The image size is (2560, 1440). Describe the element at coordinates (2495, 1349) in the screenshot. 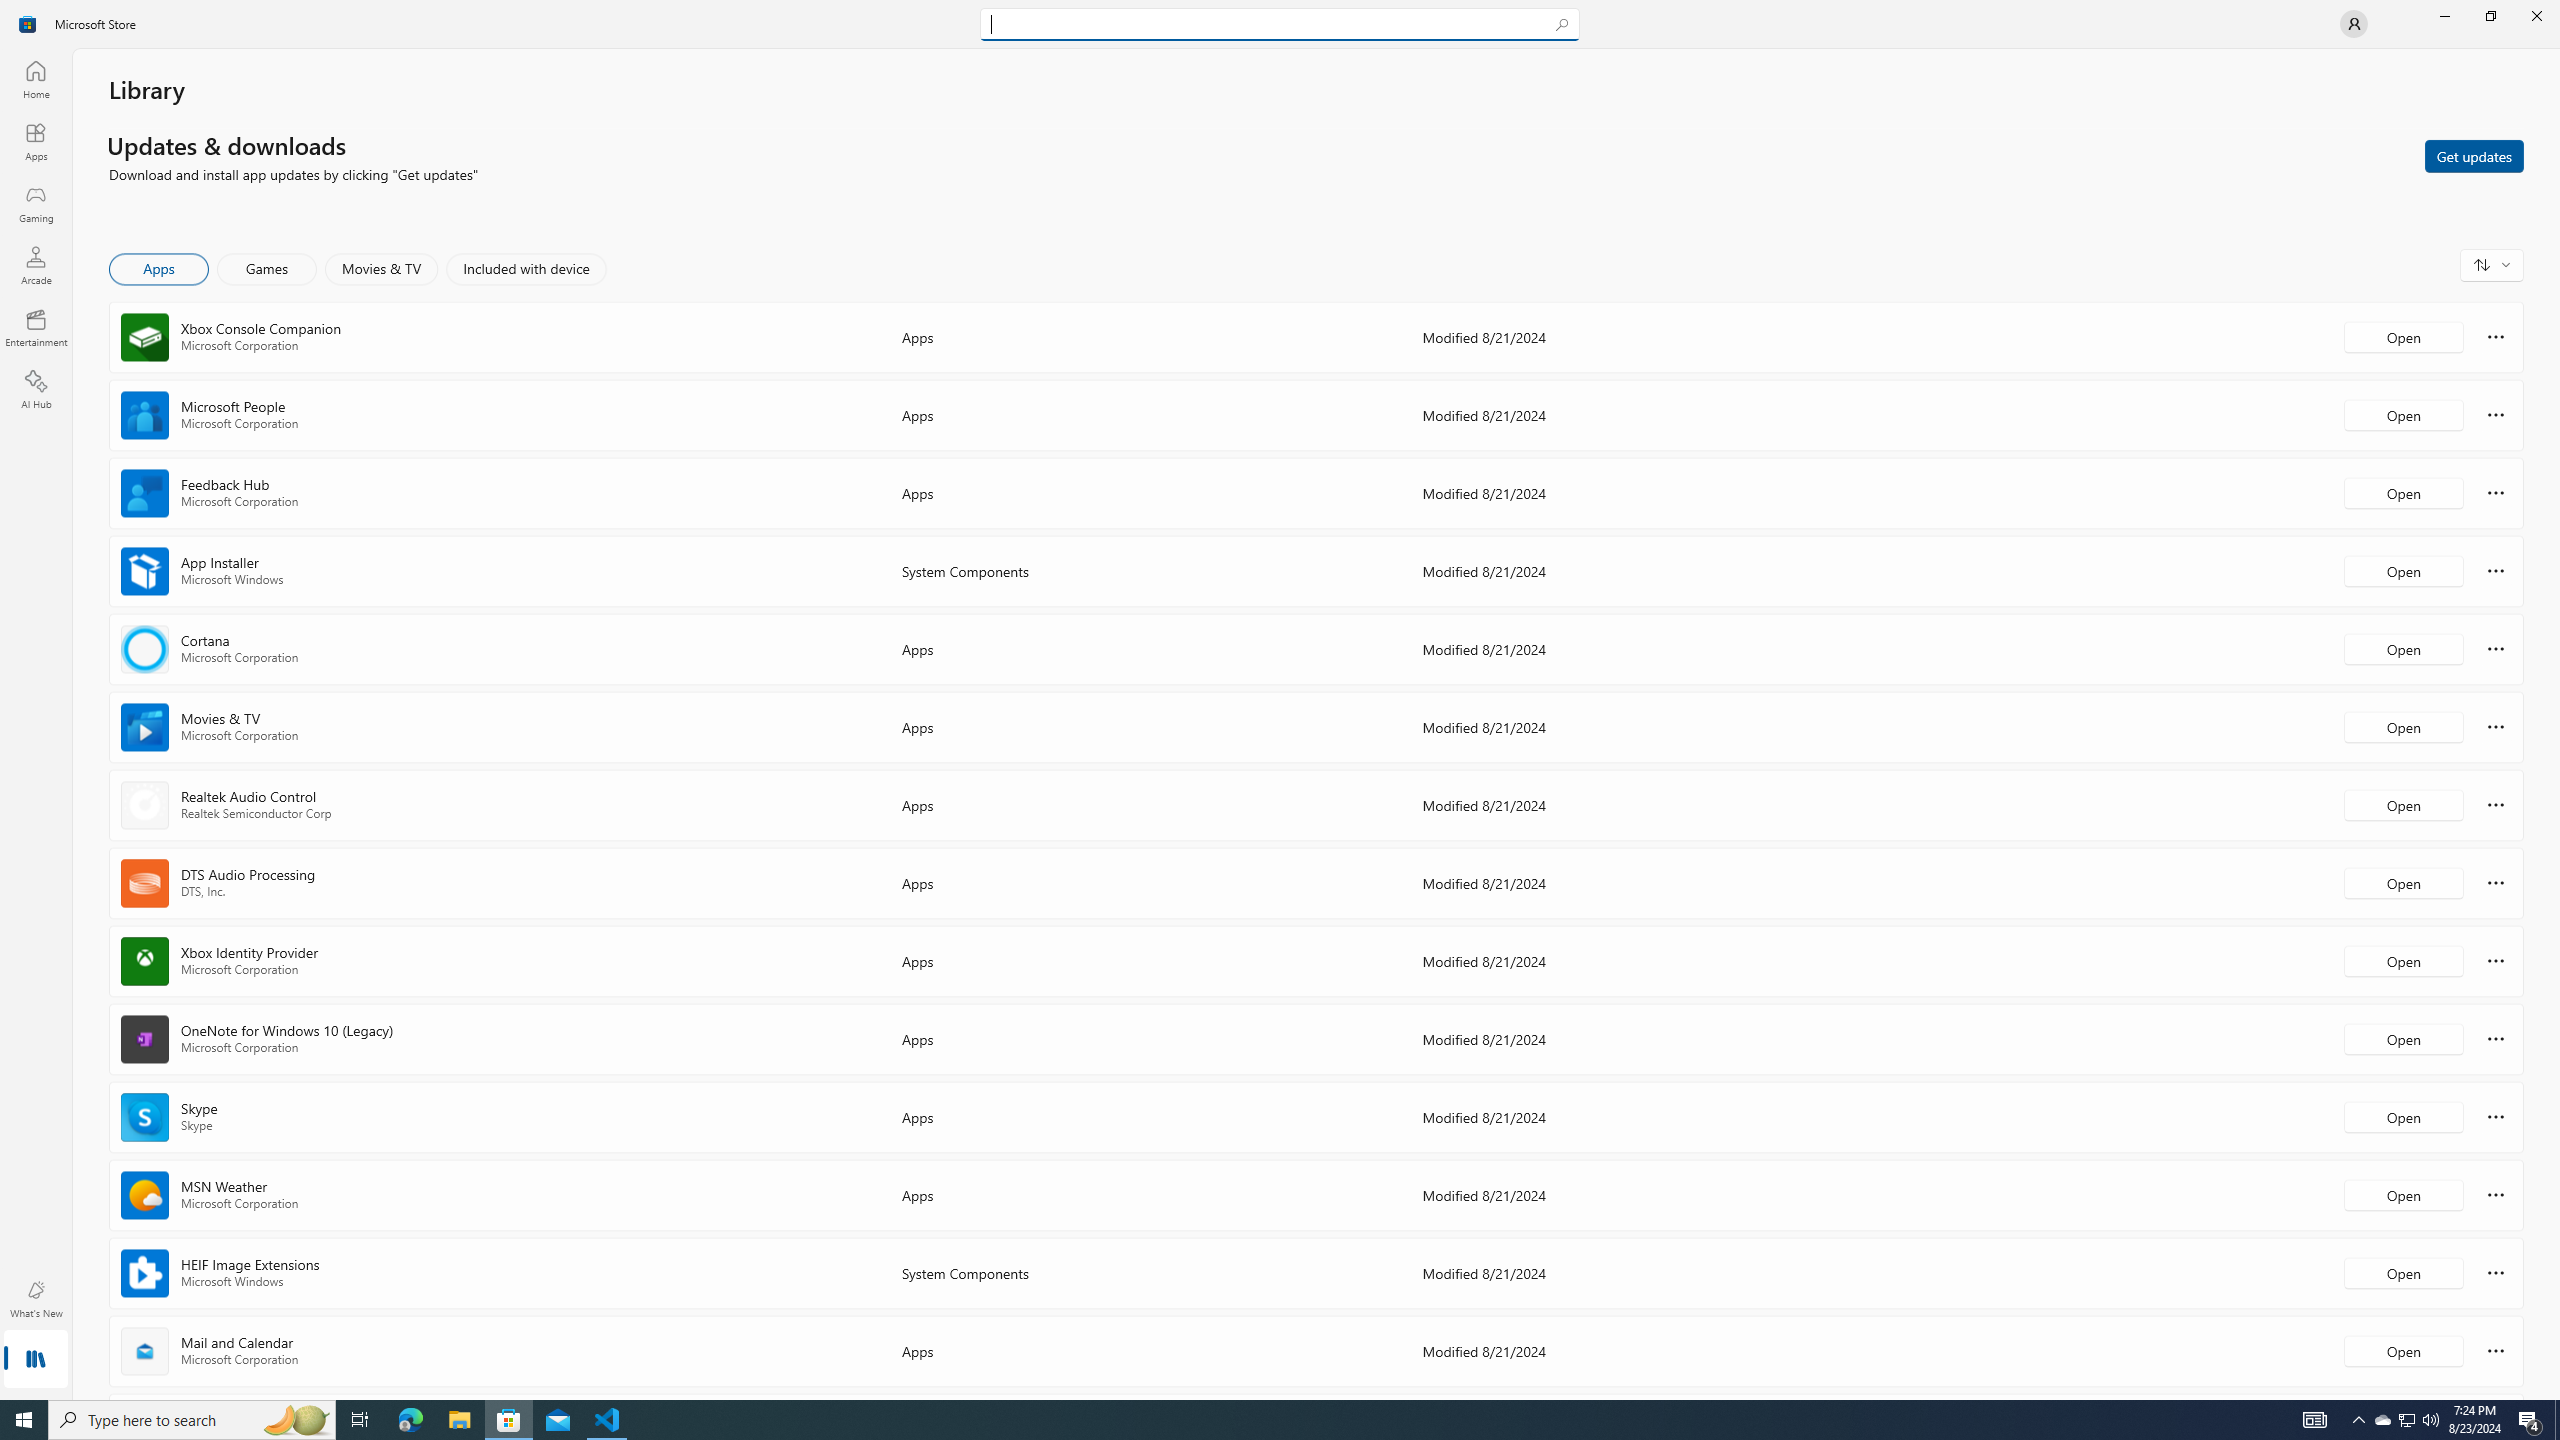

I see `'More options'` at that location.